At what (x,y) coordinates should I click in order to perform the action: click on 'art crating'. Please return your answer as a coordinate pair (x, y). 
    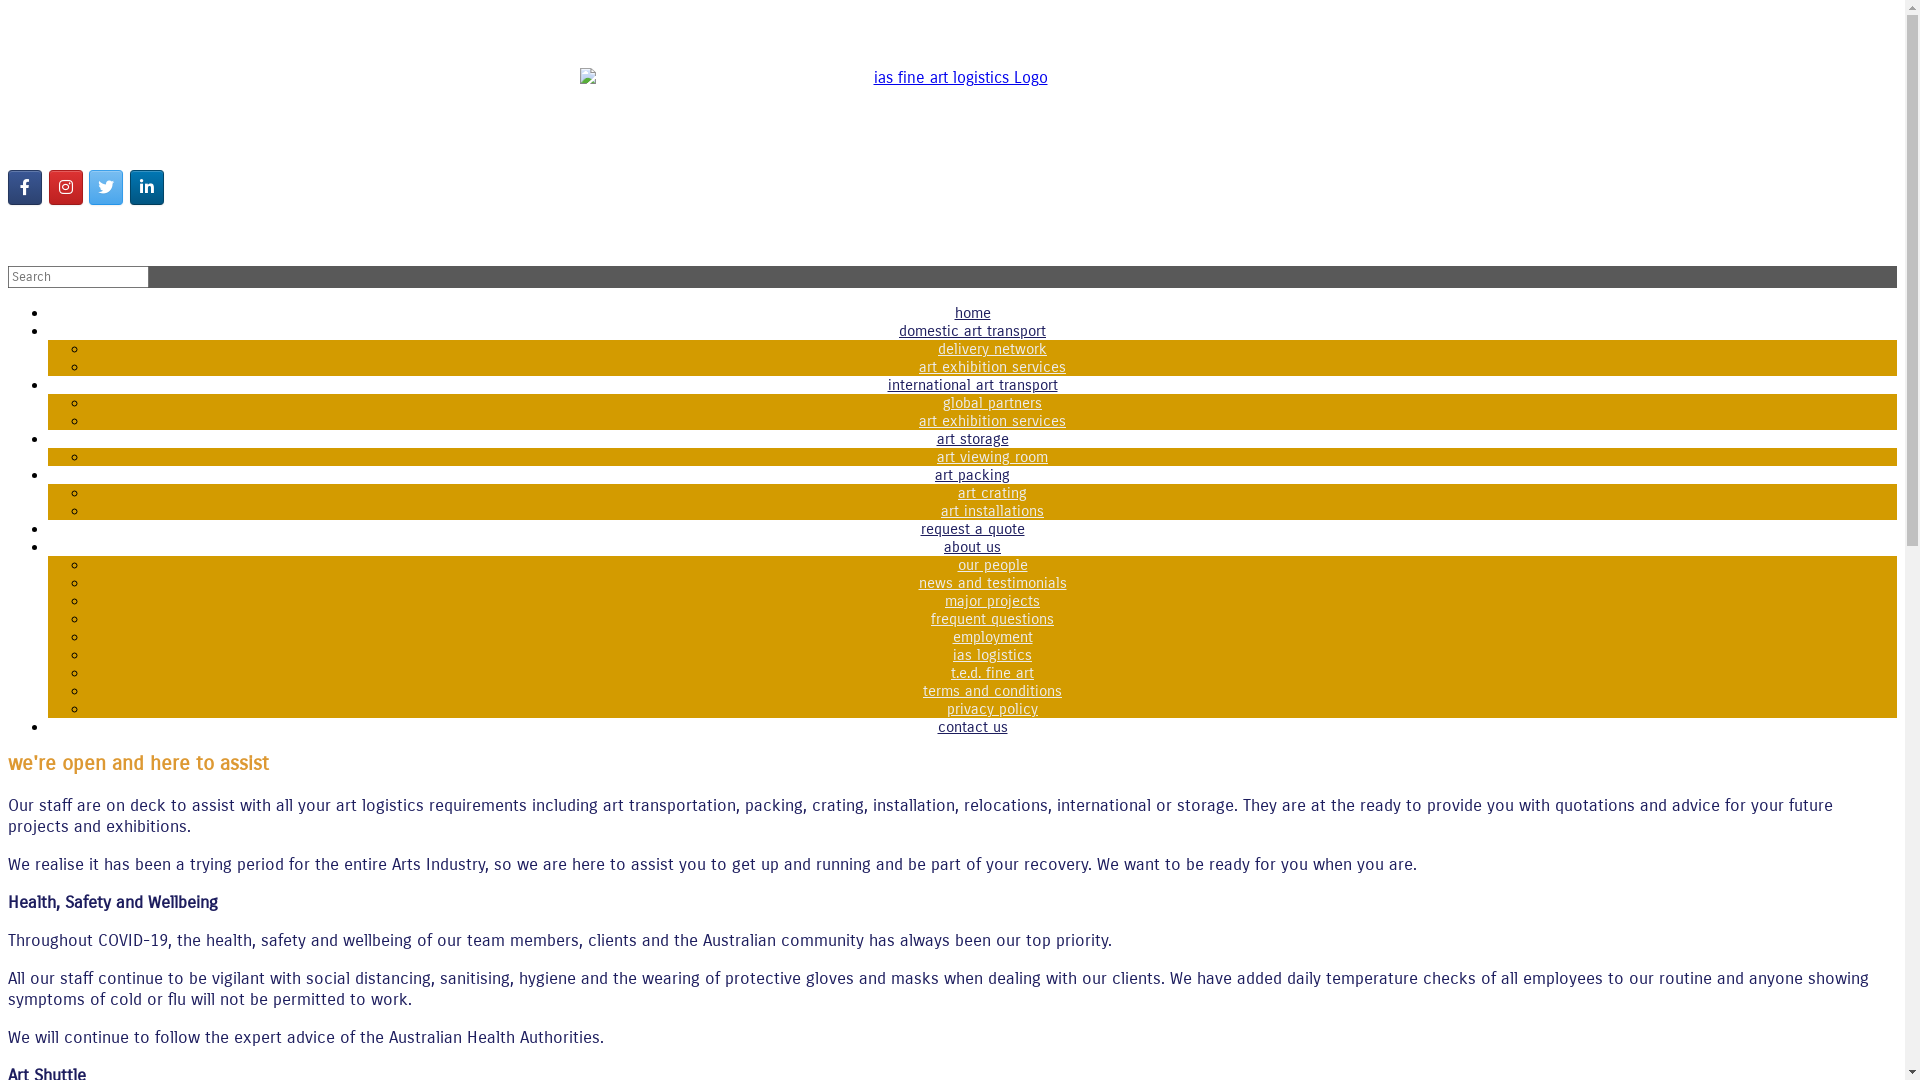
    Looking at the image, I should click on (992, 493).